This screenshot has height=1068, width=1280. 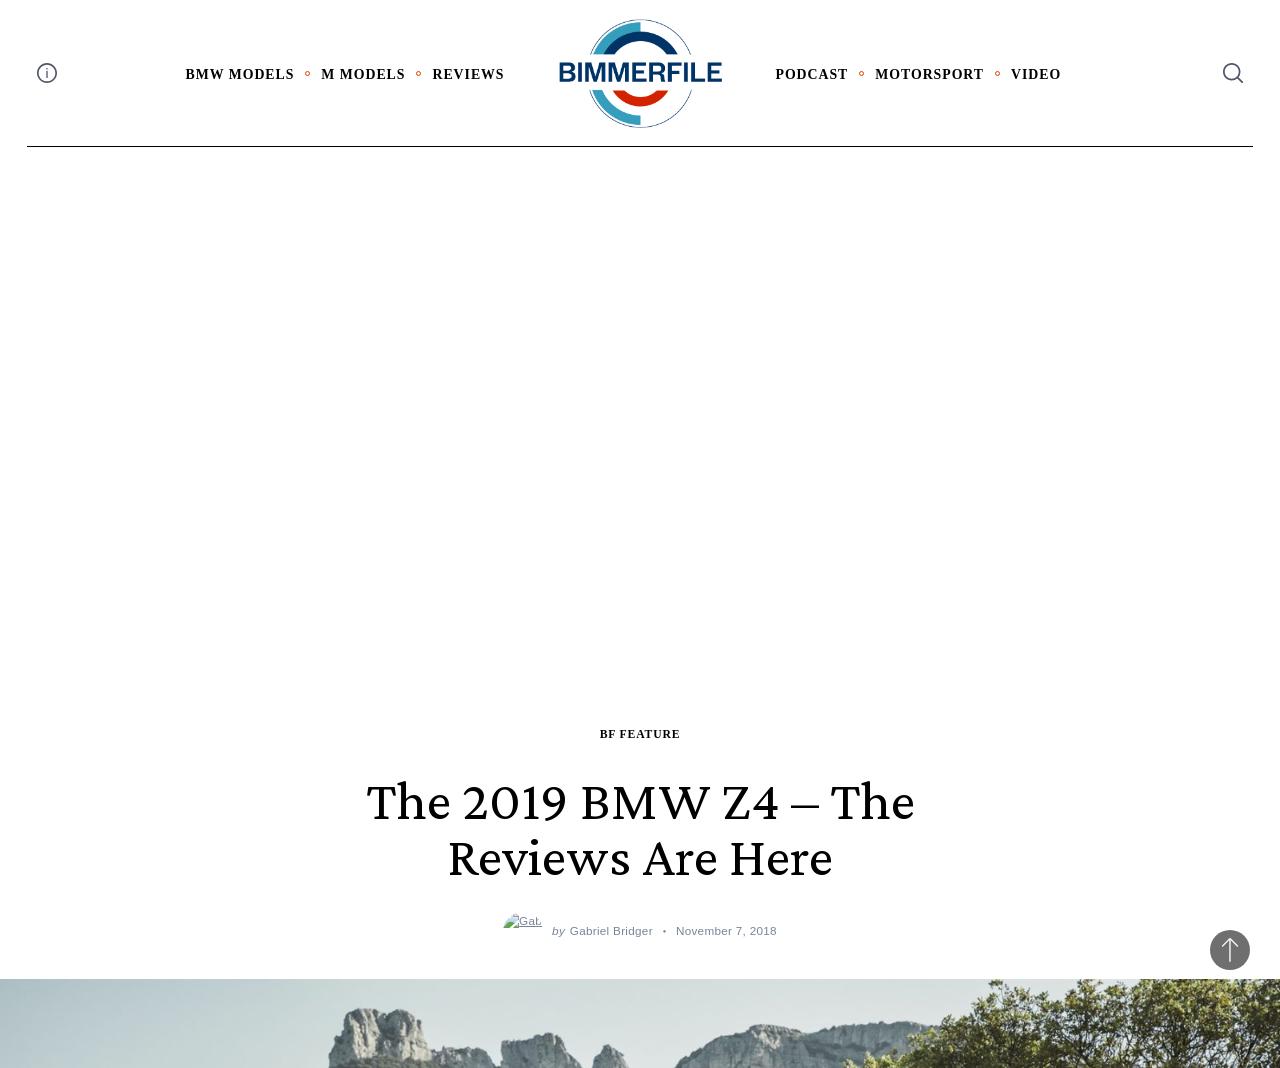 I want to click on 'All BMW M News', so click(x=348, y=114).